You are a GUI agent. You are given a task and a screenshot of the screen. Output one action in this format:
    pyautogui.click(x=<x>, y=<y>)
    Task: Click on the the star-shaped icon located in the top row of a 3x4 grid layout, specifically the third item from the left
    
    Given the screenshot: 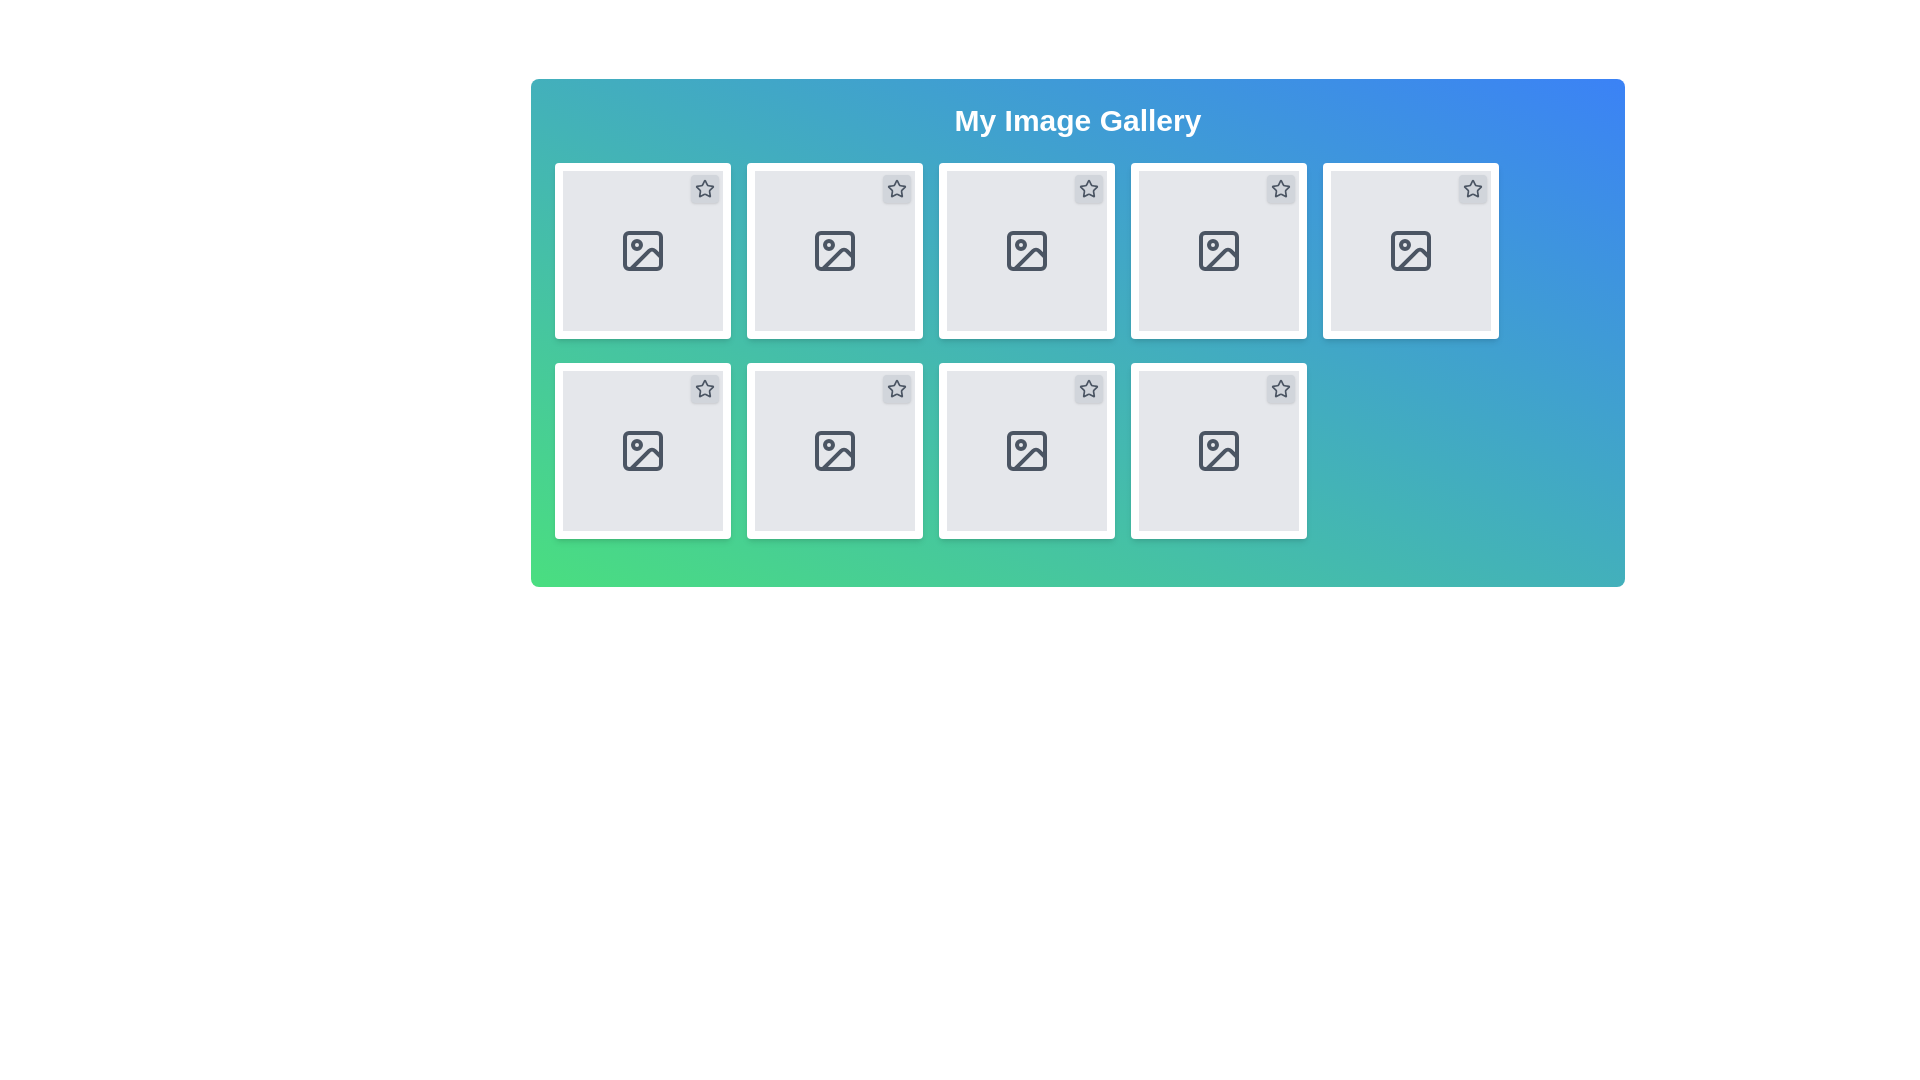 What is the action you would take?
    pyautogui.click(x=1280, y=188)
    